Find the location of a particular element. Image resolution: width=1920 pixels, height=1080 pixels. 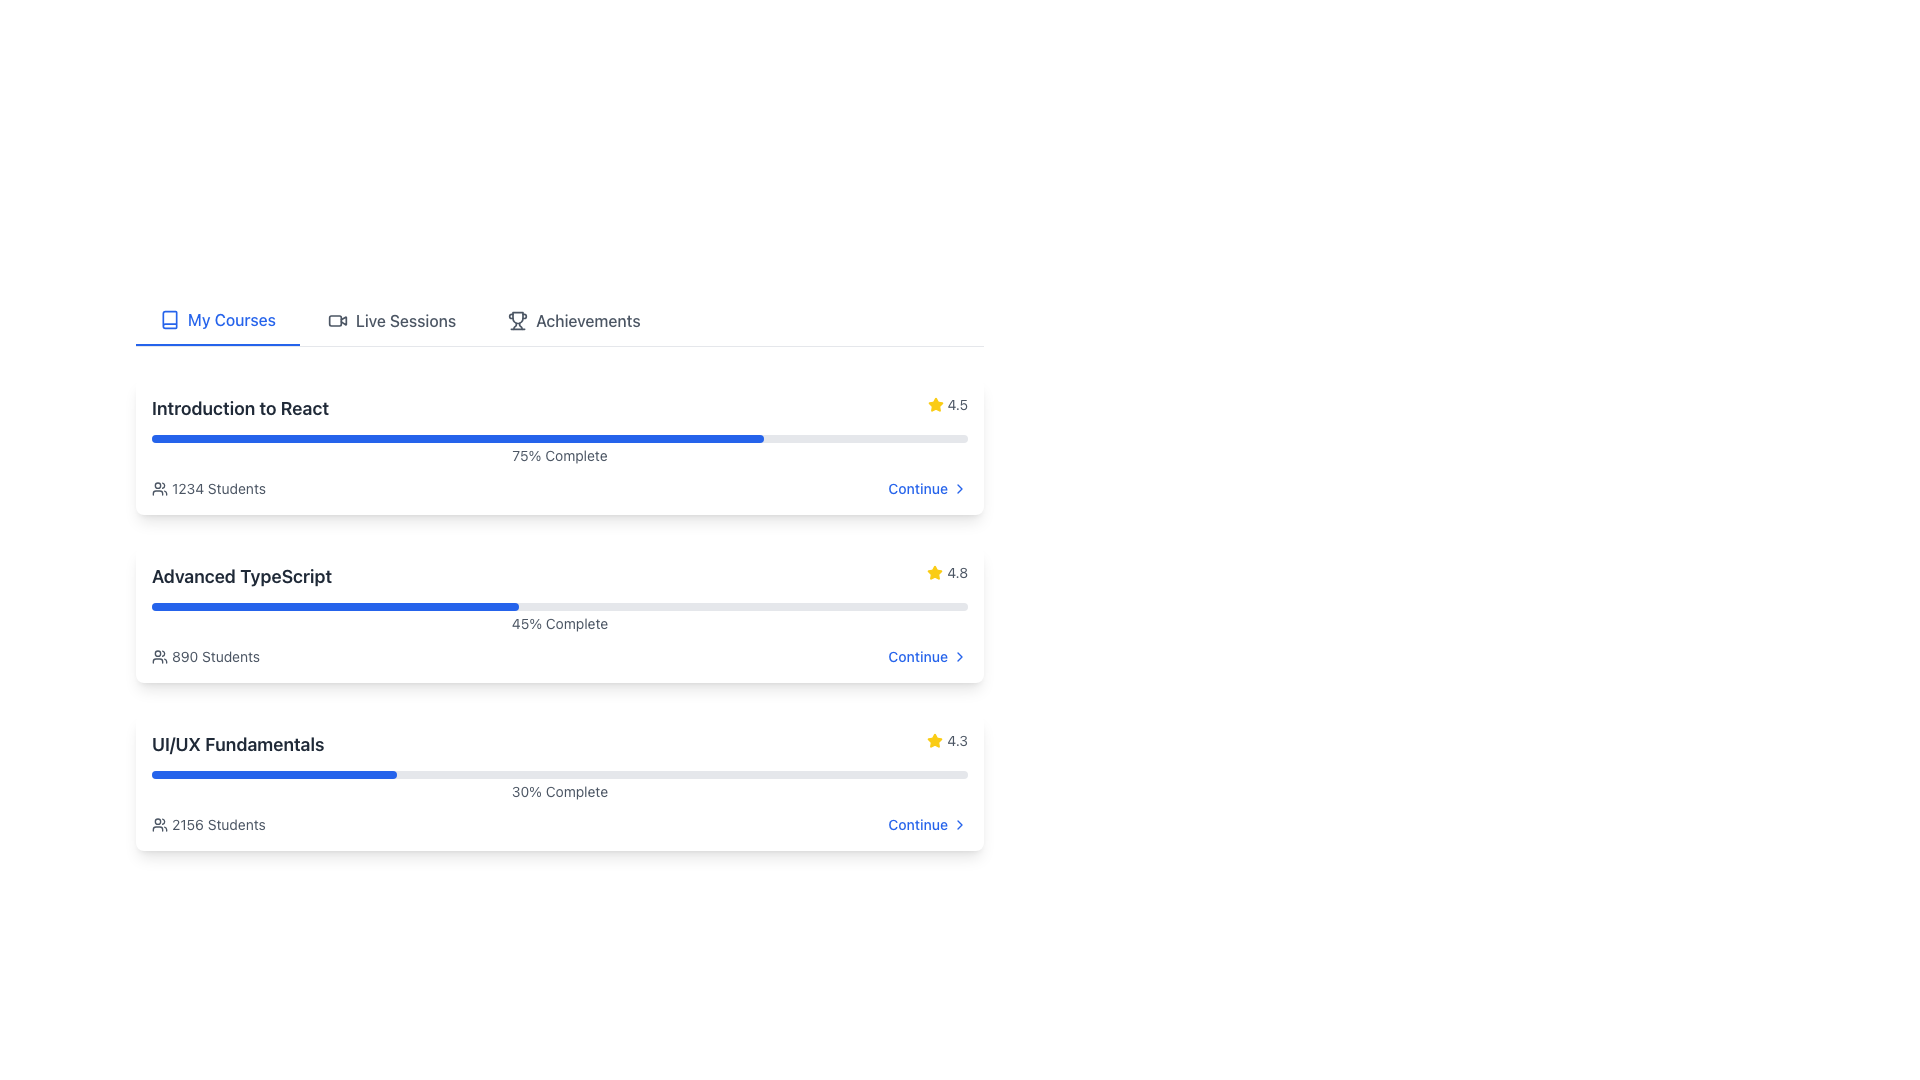

the 'Continue' hyperlink element is located at coordinates (927, 825).